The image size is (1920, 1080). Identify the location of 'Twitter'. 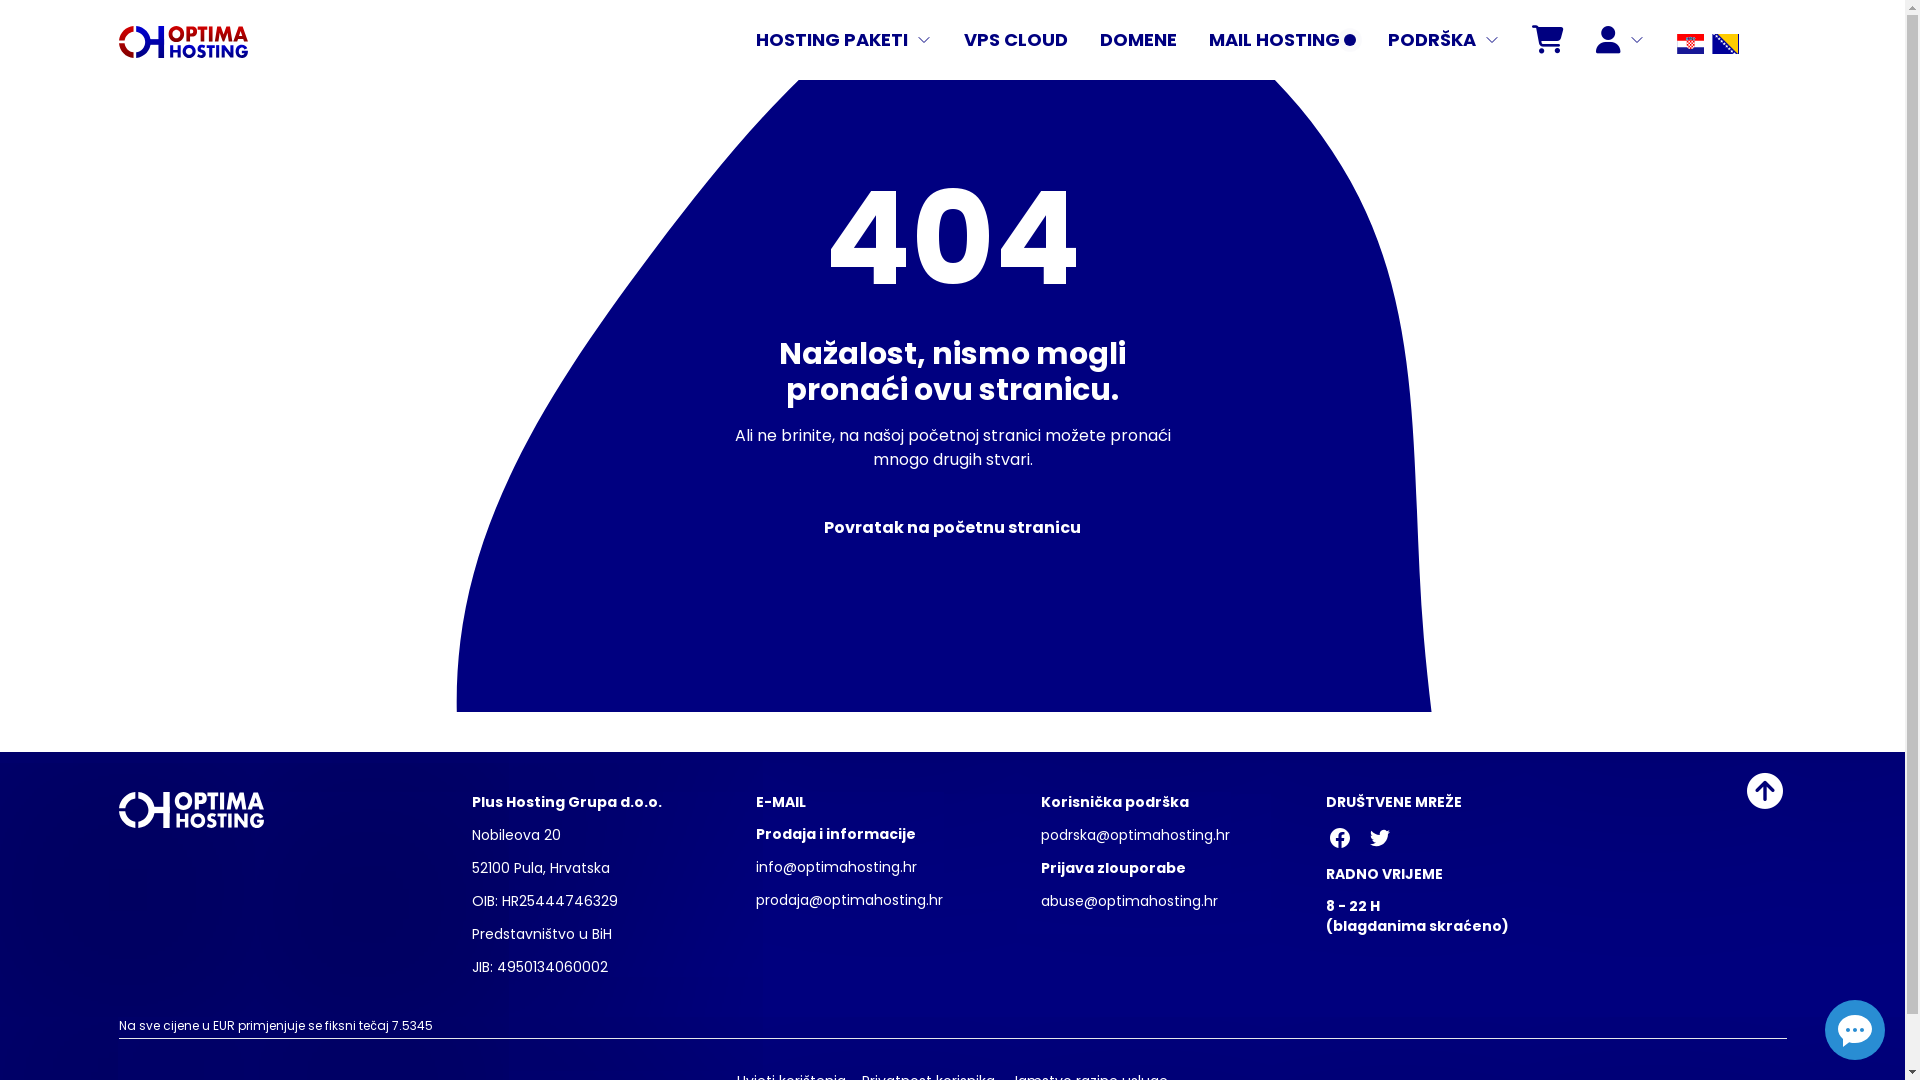
(1365, 837).